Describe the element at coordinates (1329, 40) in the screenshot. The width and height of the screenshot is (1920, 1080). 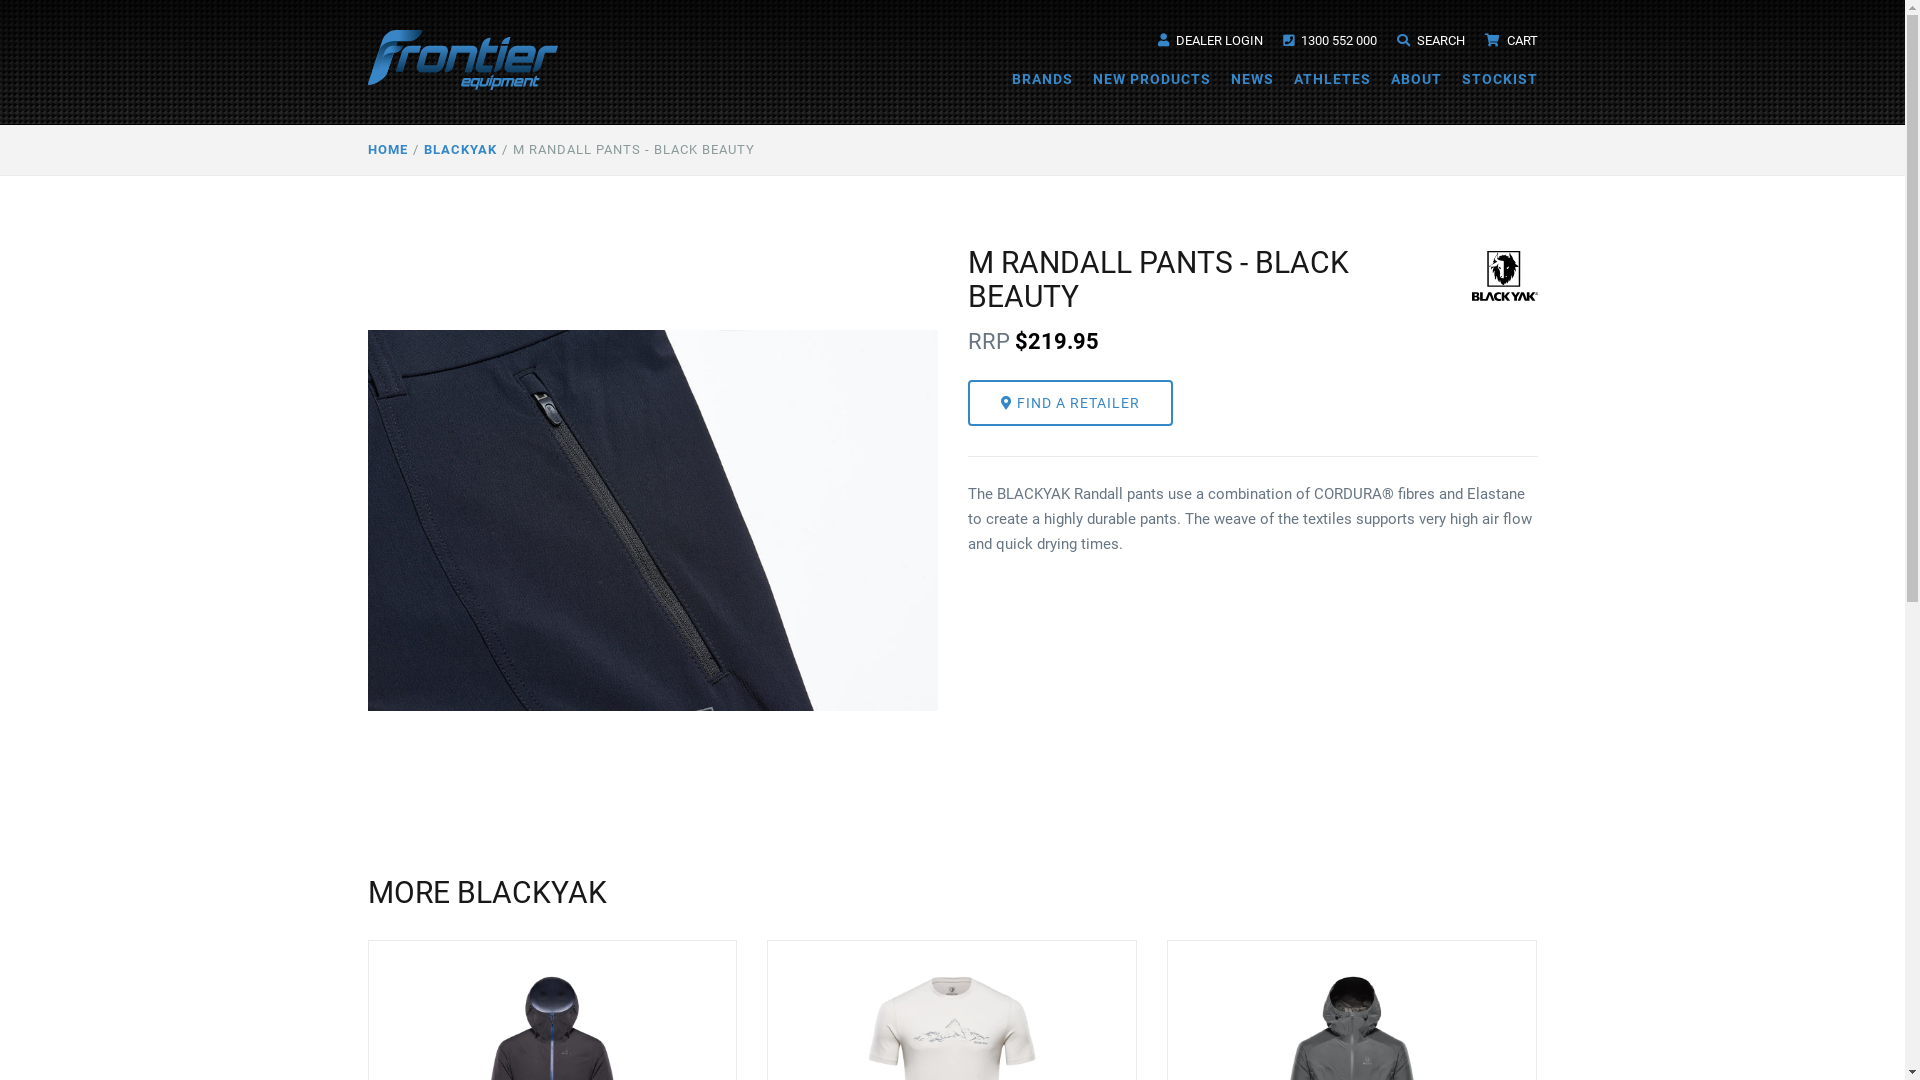
I see `'1300 552 000'` at that location.